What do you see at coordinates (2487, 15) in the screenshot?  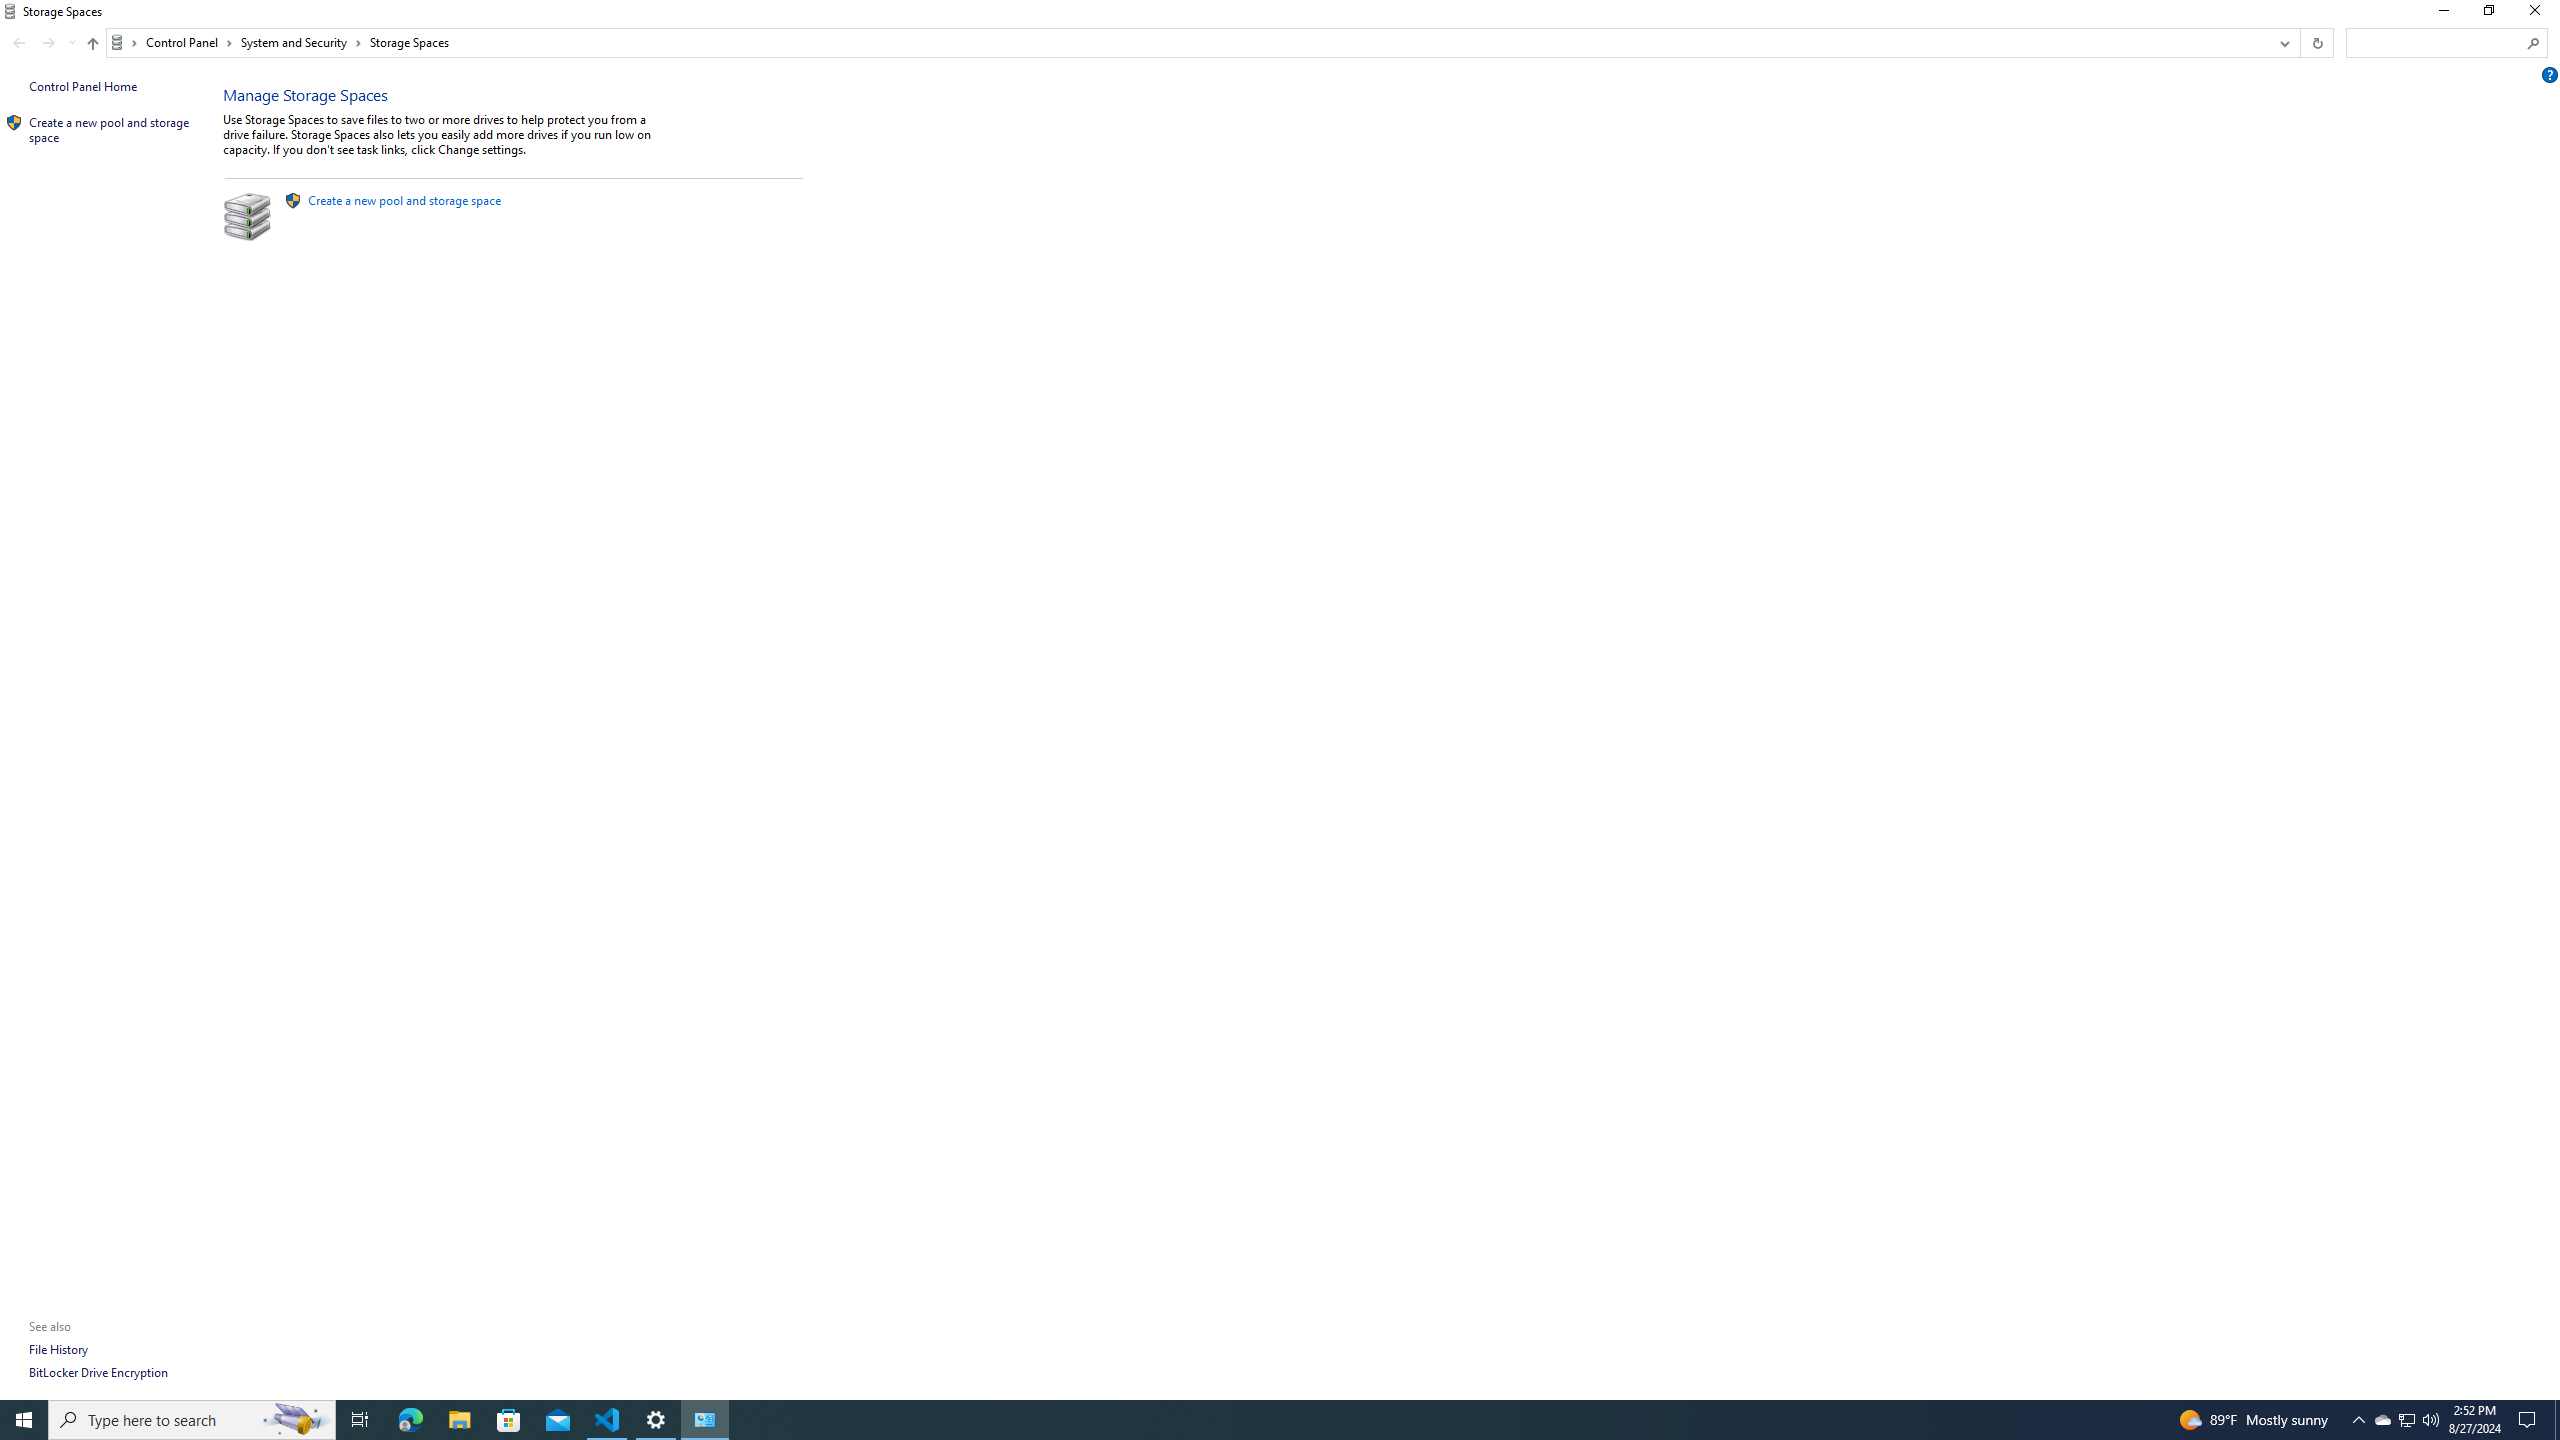 I see `'Restore'` at bounding box center [2487, 15].